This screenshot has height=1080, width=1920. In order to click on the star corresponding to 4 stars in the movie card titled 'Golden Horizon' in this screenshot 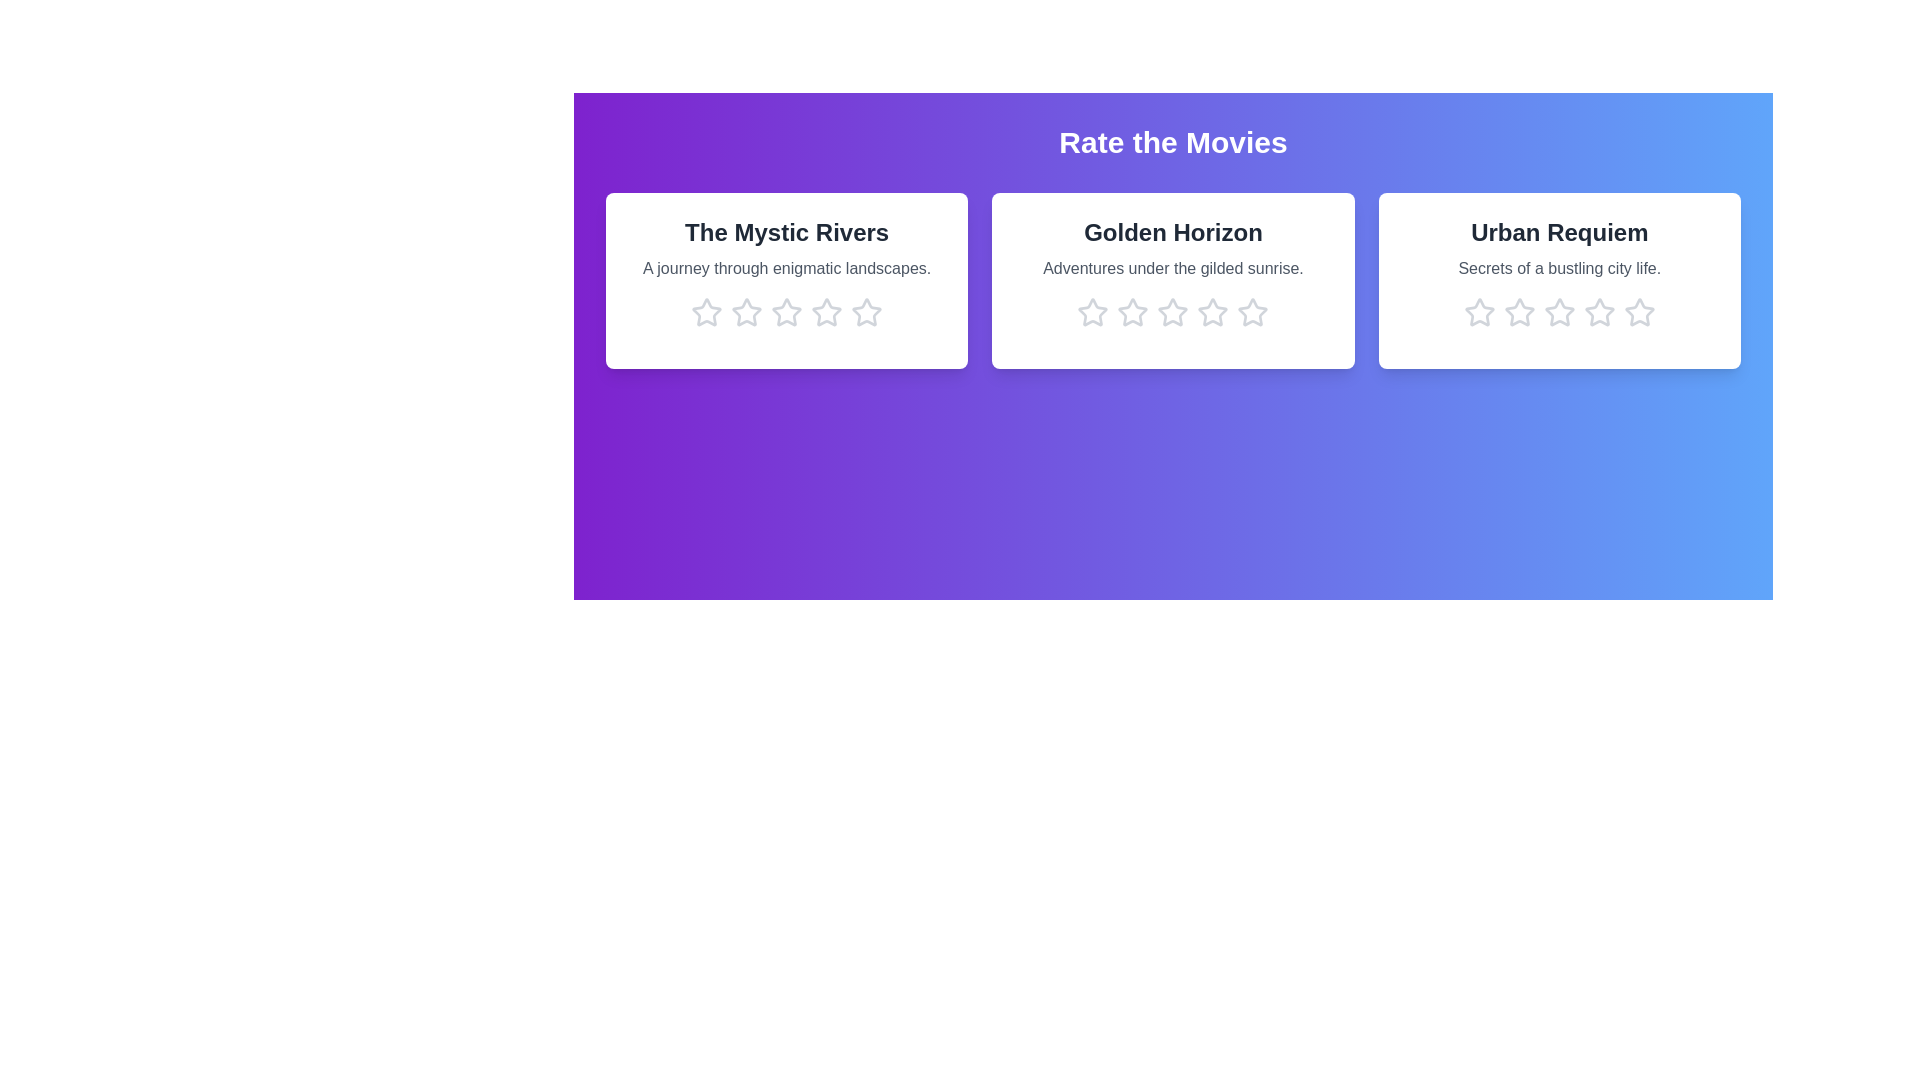, I will do `click(1212, 312)`.